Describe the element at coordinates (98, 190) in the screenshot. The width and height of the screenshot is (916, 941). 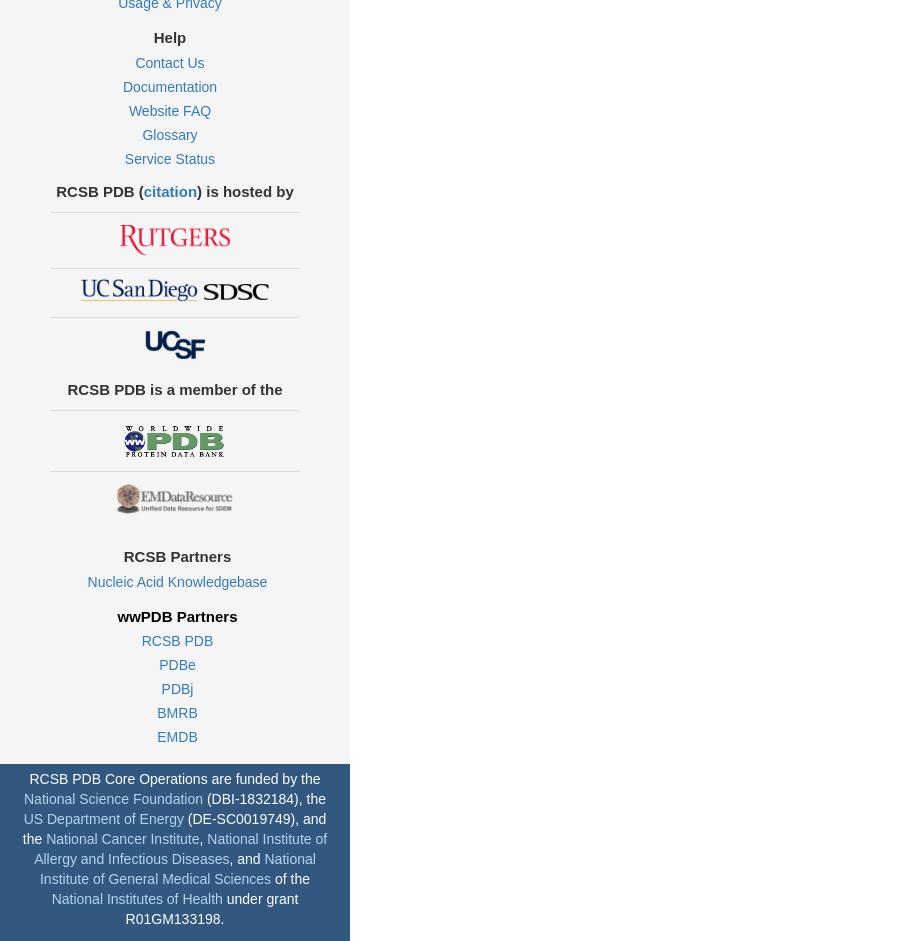
I see `'RCSB PDB ('` at that location.